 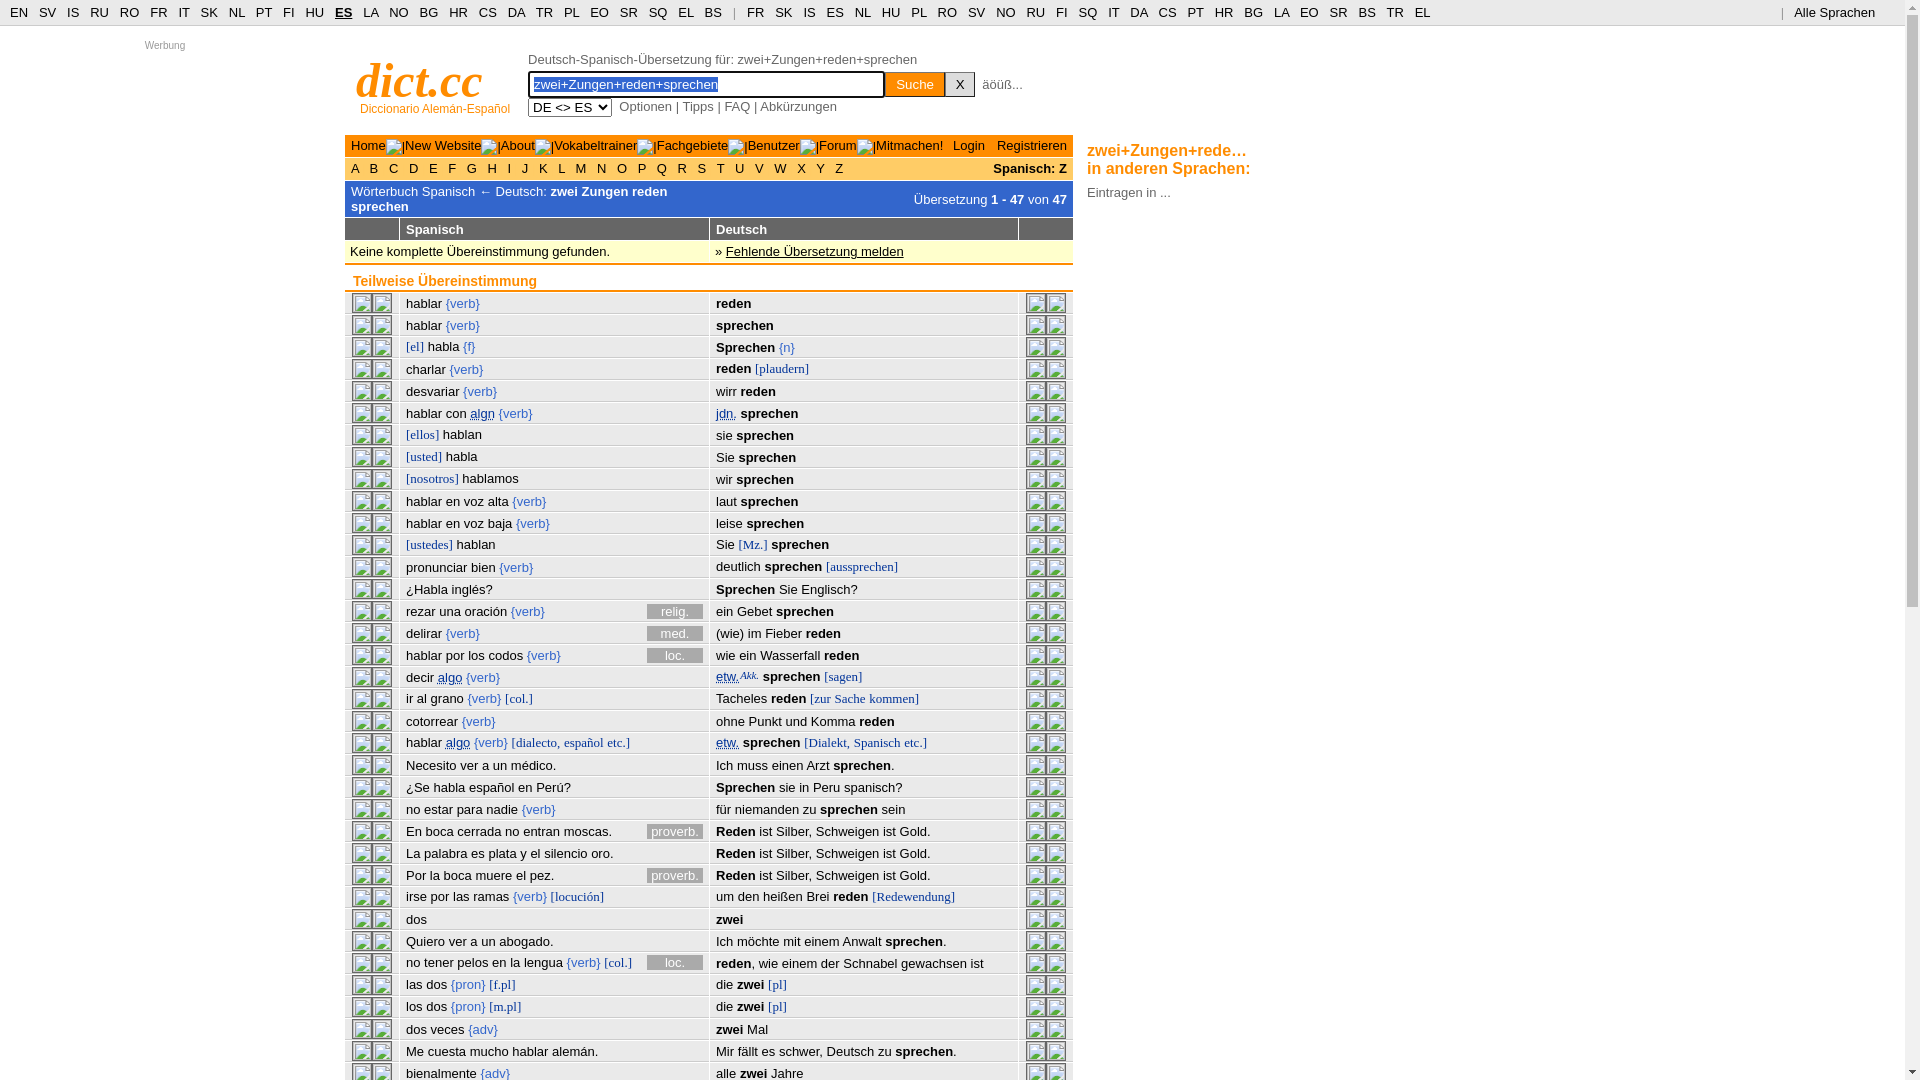 What do you see at coordinates (924, 1050) in the screenshot?
I see `'sprechen.'` at bounding box center [924, 1050].